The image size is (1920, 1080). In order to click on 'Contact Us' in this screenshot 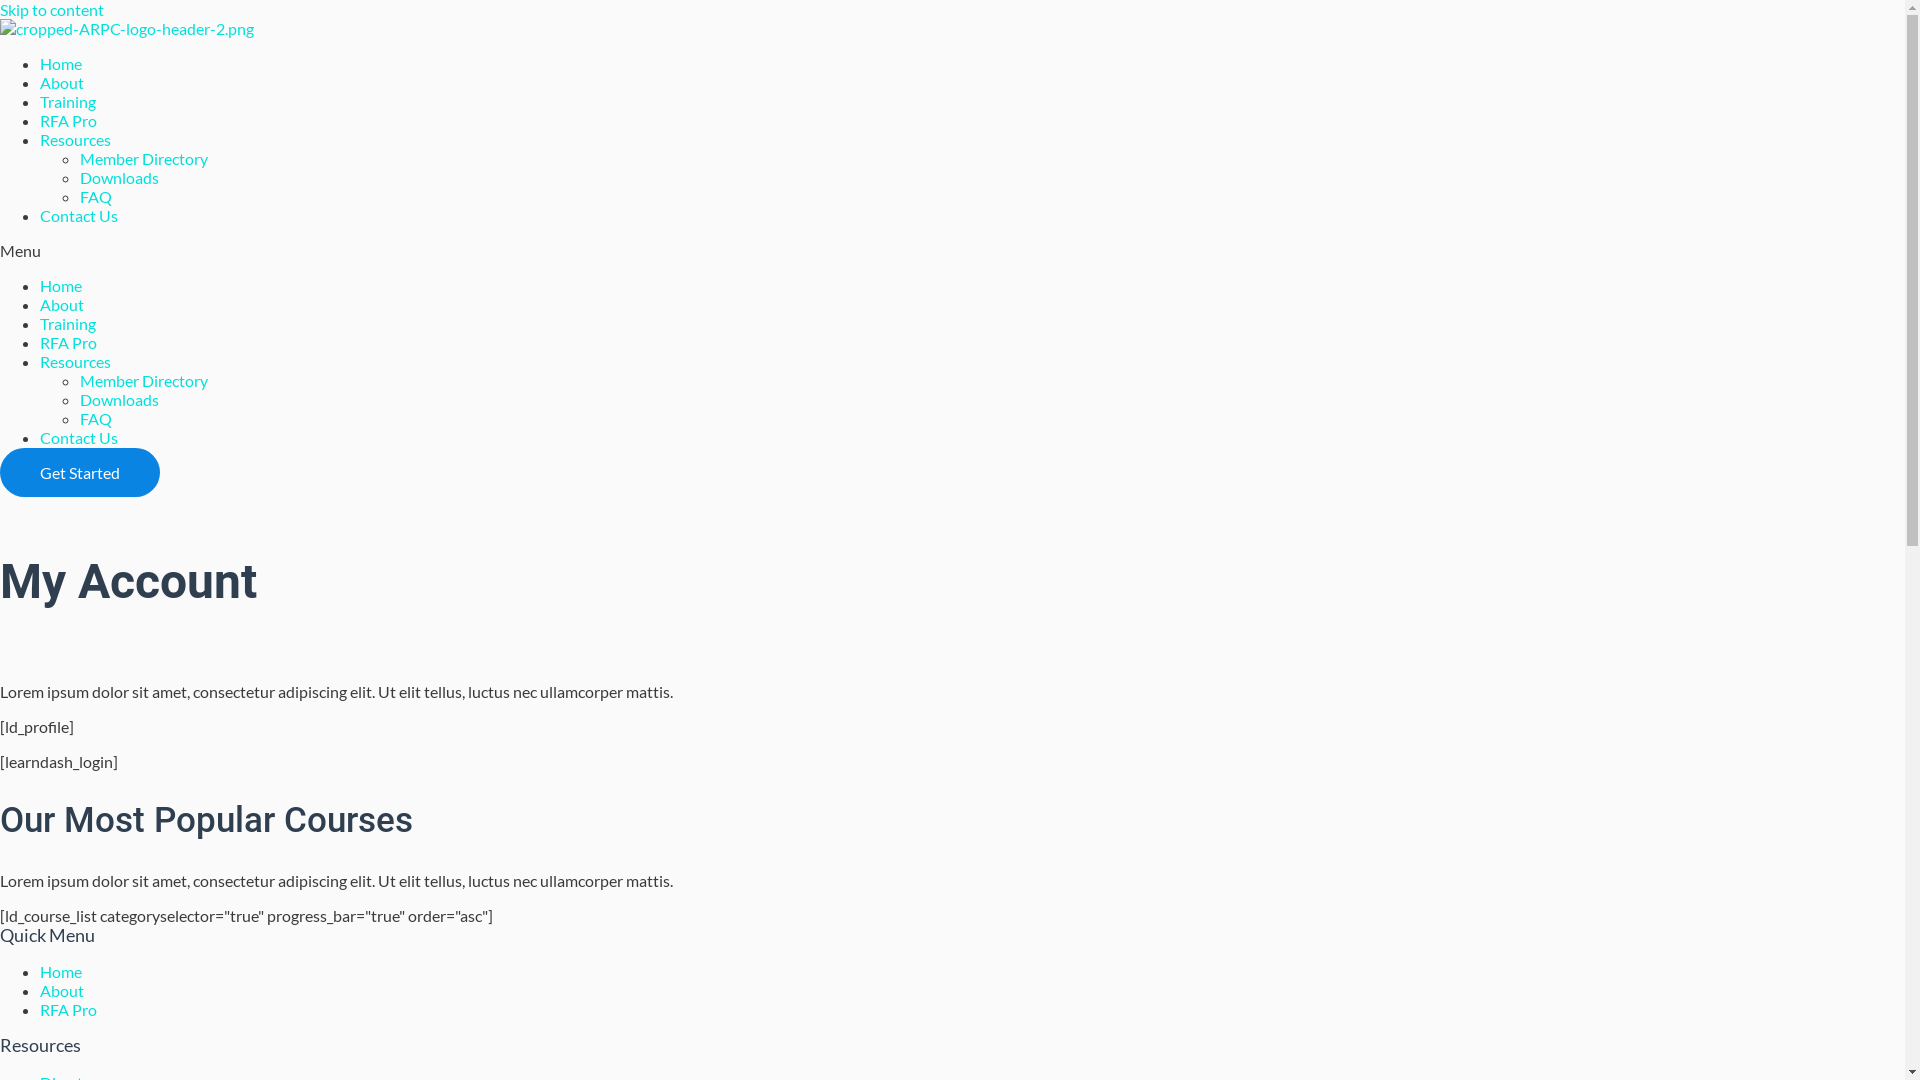, I will do `click(78, 436)`.